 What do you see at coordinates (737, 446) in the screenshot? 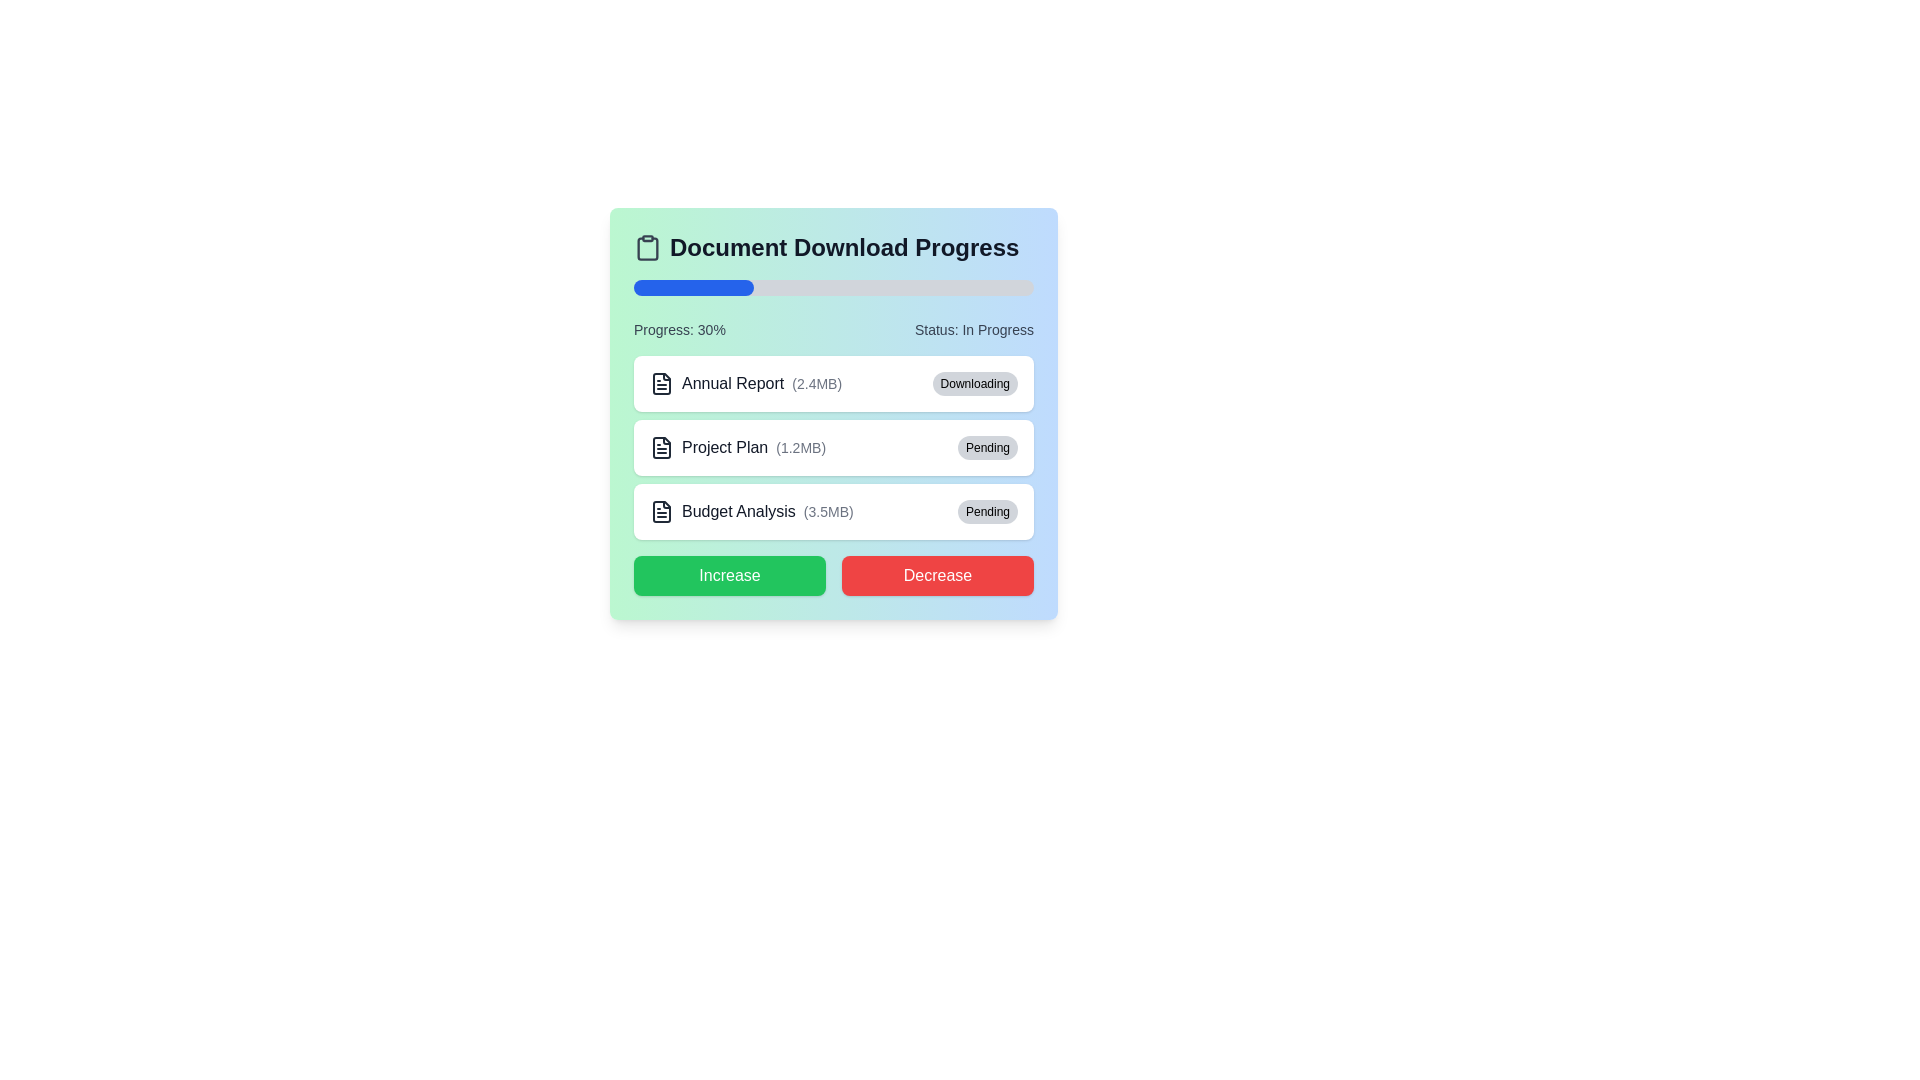
I see `the 'Project Plan' label element, which is part of the download options in the 'Document Download Progress' panel, situated between 'Annual Report' and 'Budget Analysis'` at bounding box center [737, 446].